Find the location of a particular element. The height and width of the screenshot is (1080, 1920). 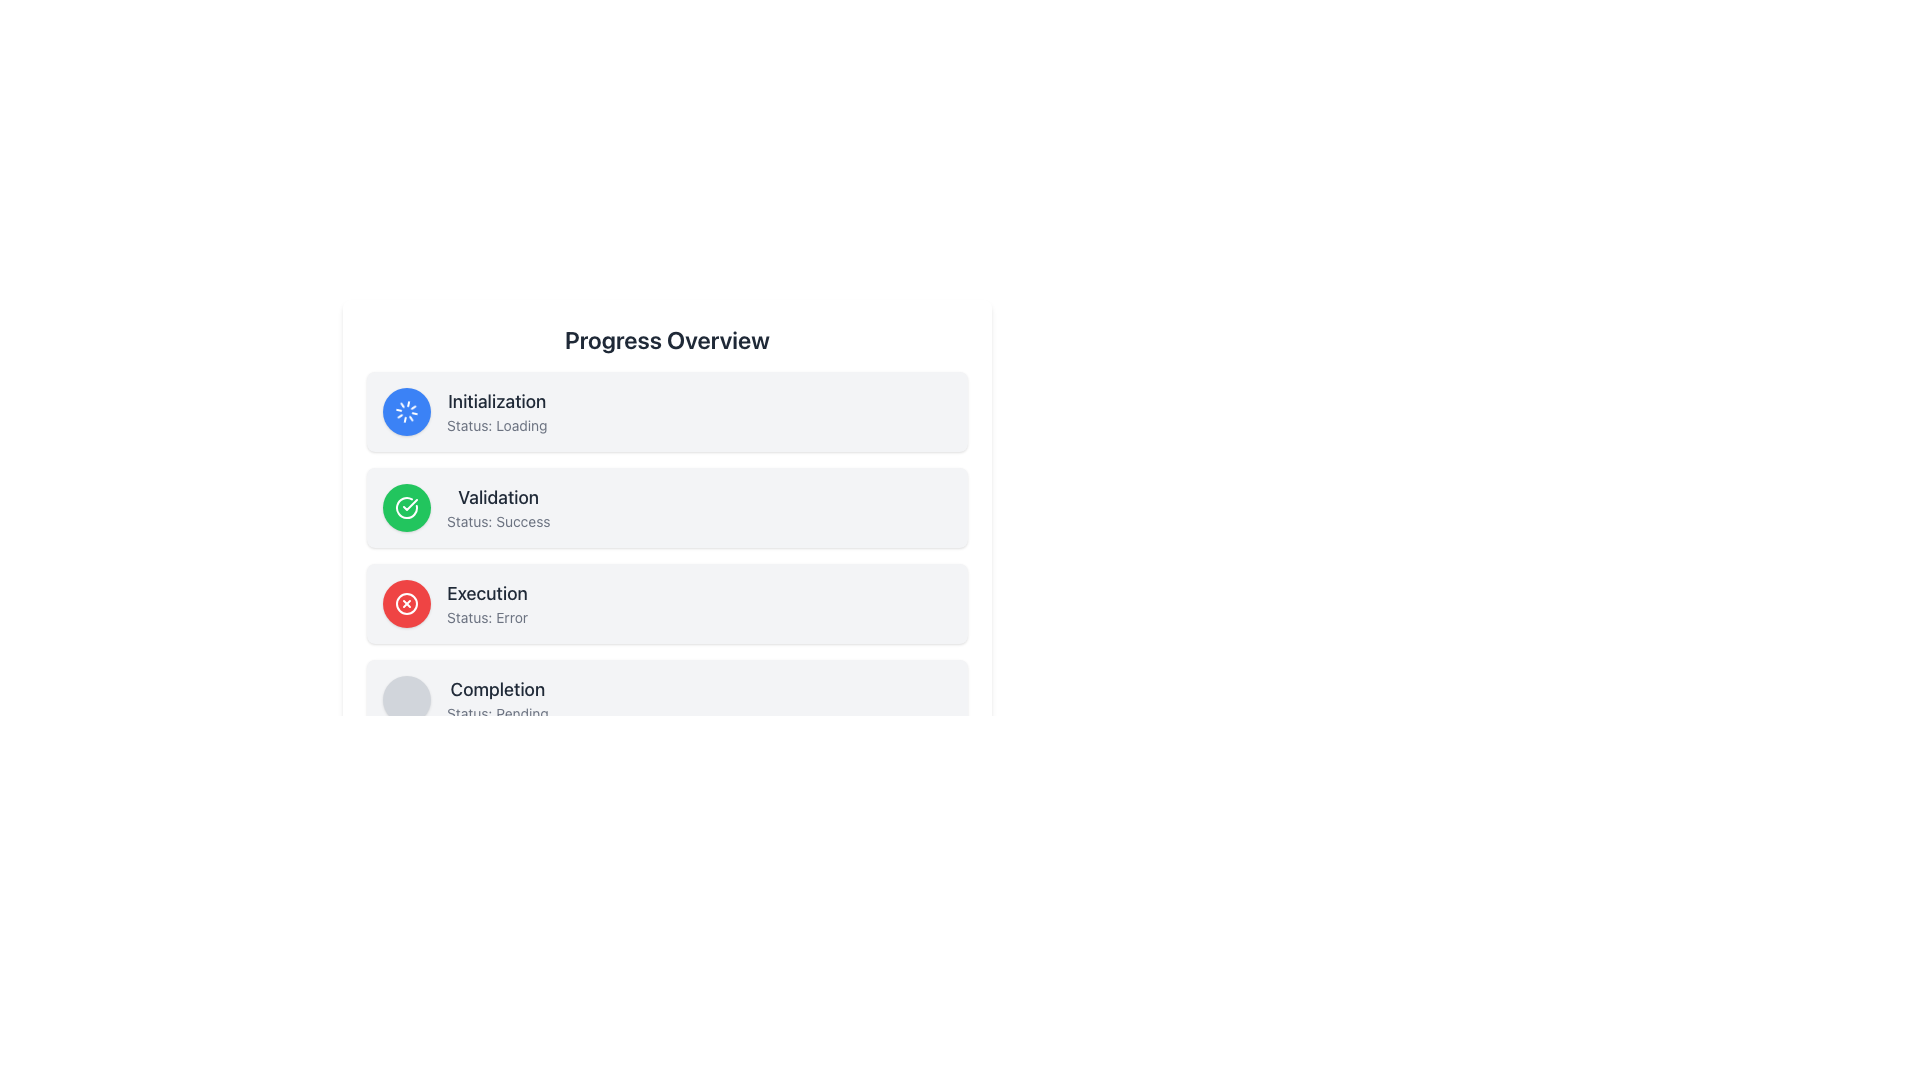

the checkmark symbol in the SVG graphic, which indicates successful validation, located next to the 'Validation' text in the 'Progress Overview' section is located at coordinates (409, 504).